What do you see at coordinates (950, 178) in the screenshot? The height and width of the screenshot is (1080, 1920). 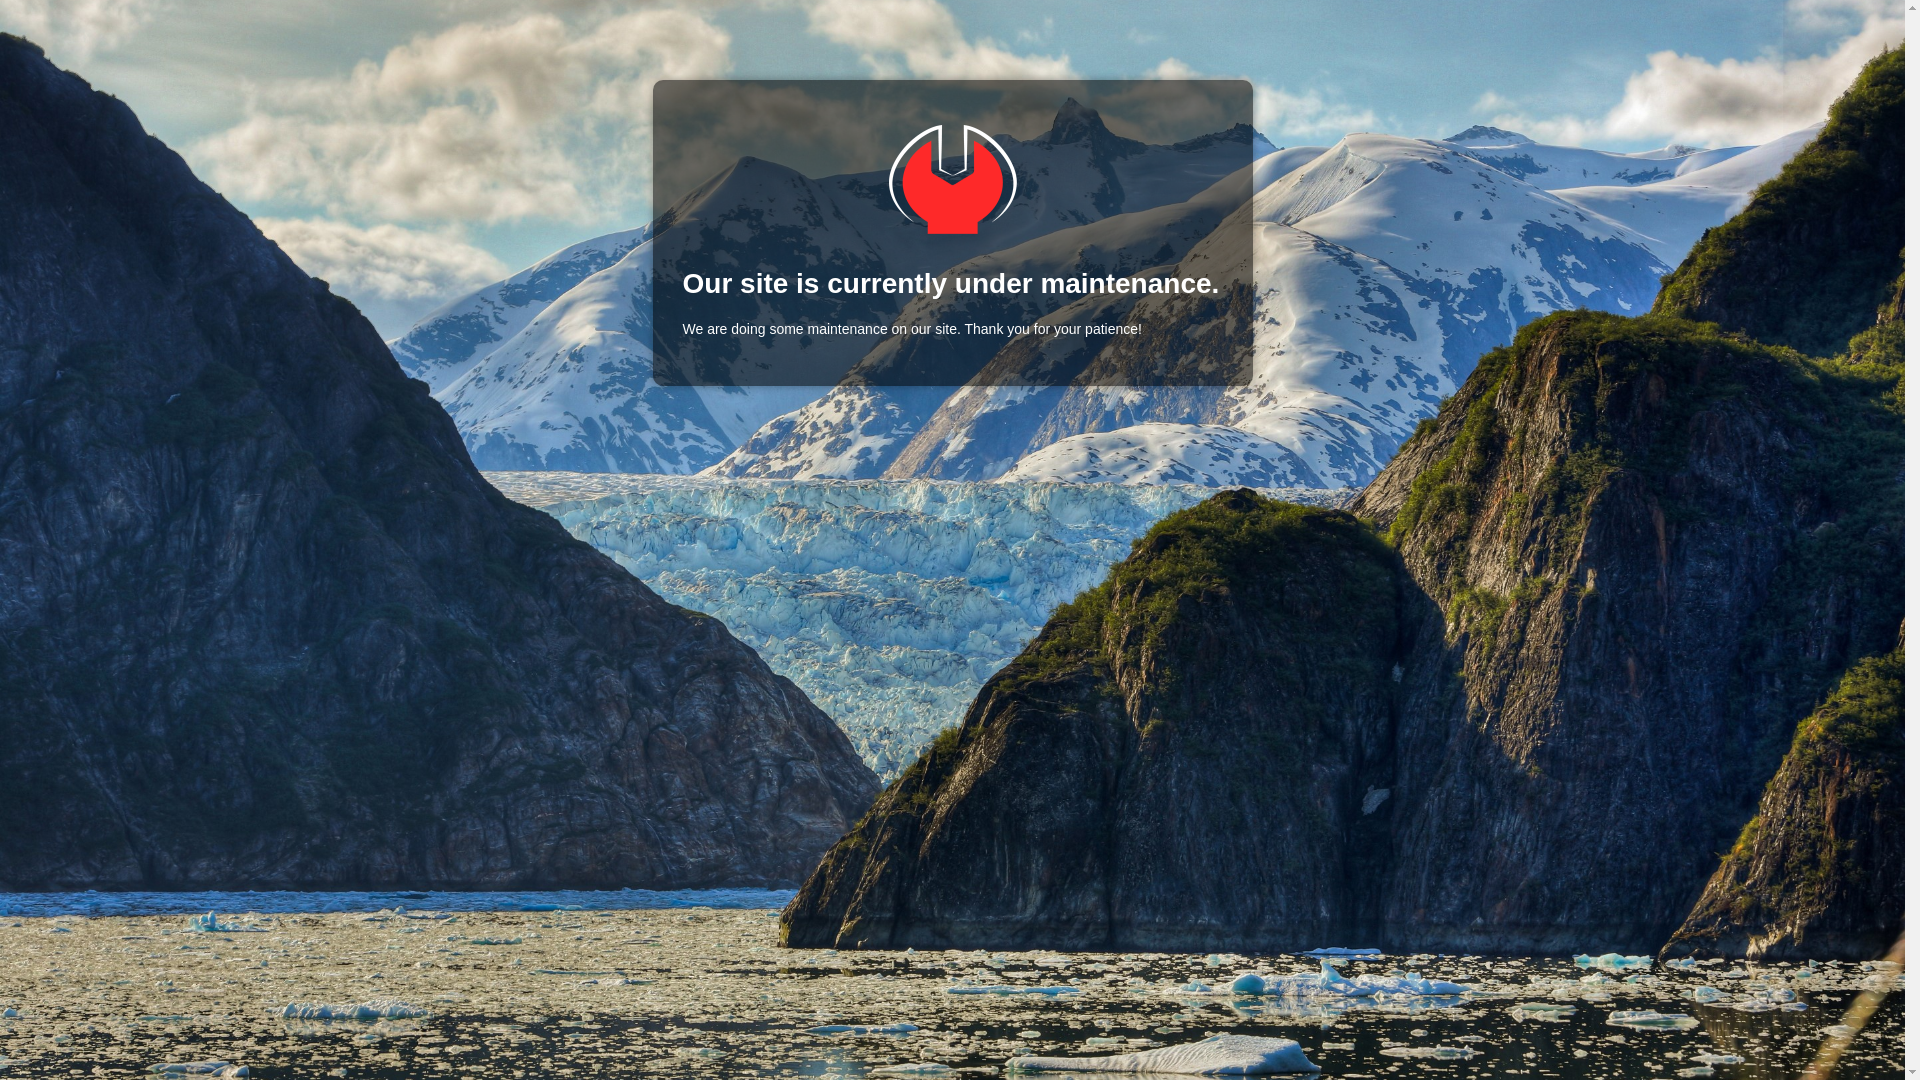 I see `'Medical Cannabis Doctors Clinic Melbourne'` at bounding box center [950, 178].